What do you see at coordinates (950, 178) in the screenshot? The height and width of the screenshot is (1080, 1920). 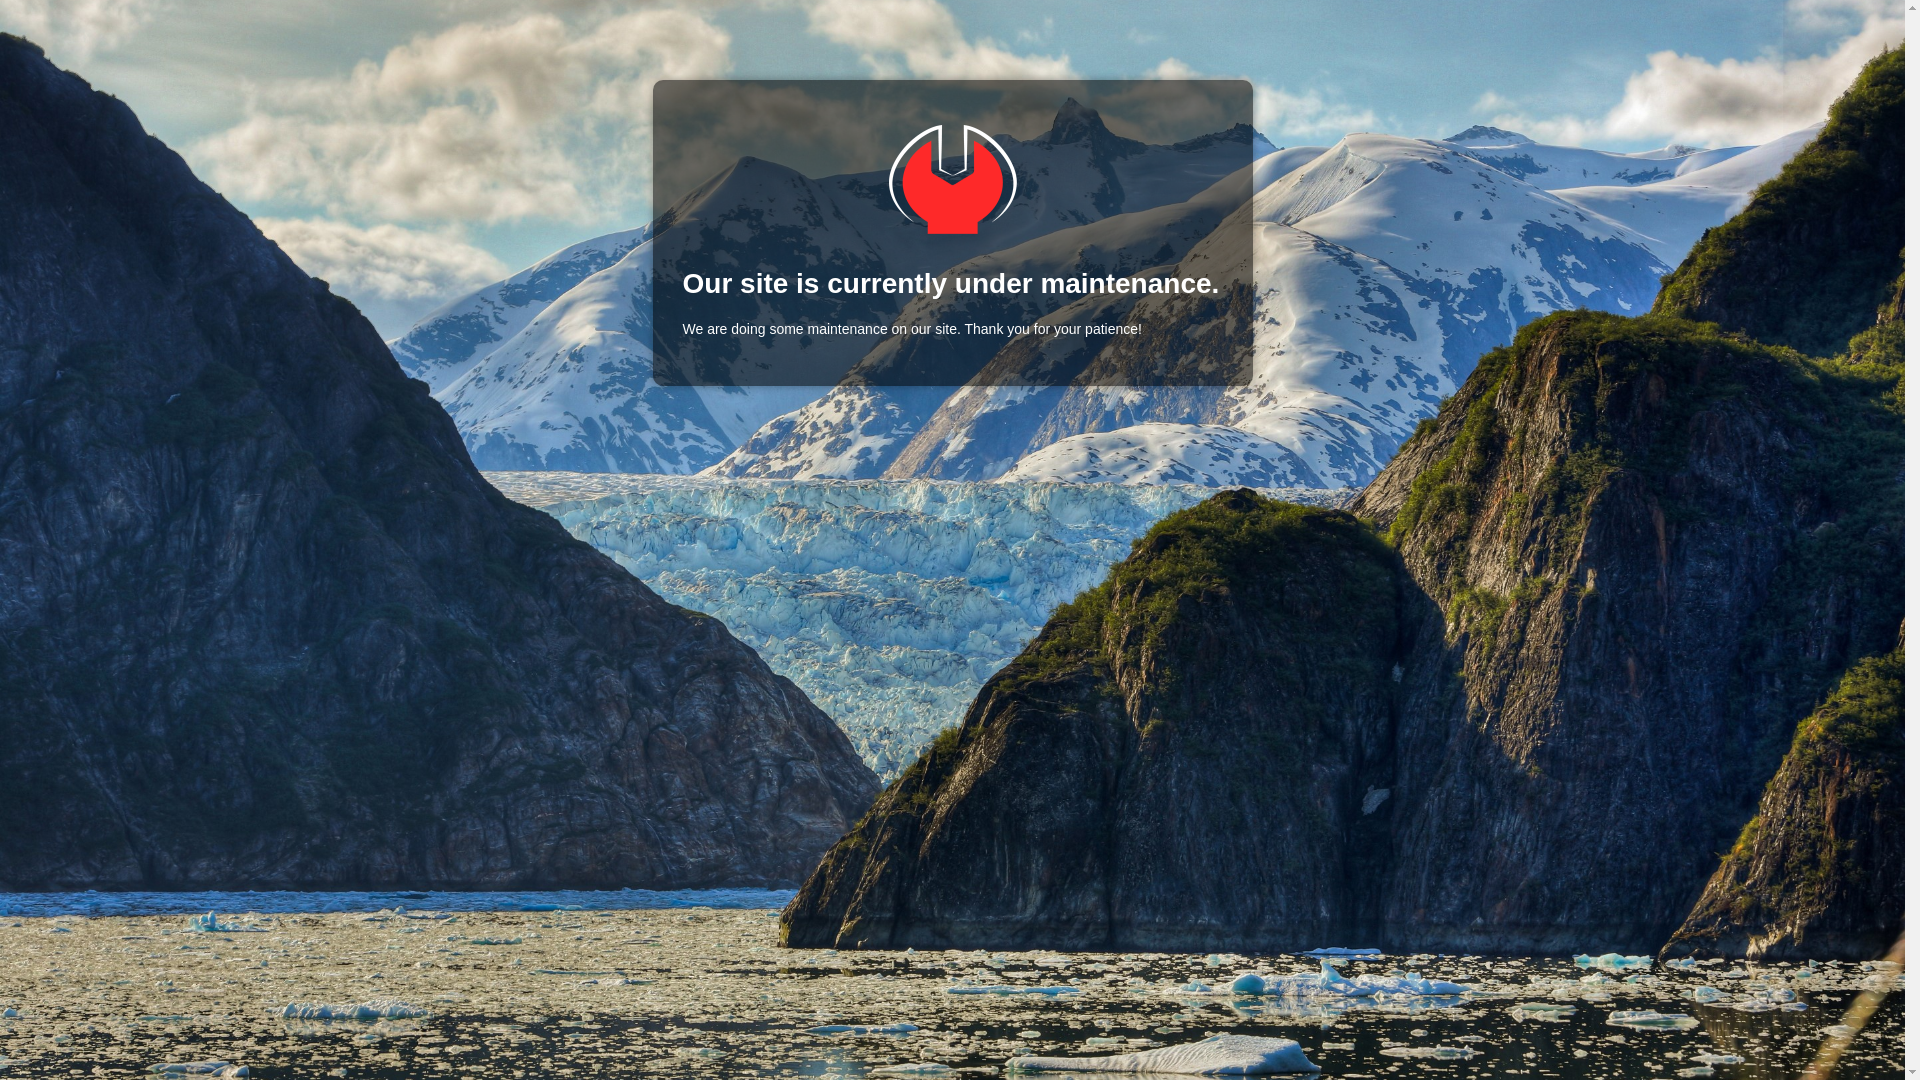 I see `'Medical Cannabis Doctors Clinic Melbourne'` at bounding box center [950, 178].